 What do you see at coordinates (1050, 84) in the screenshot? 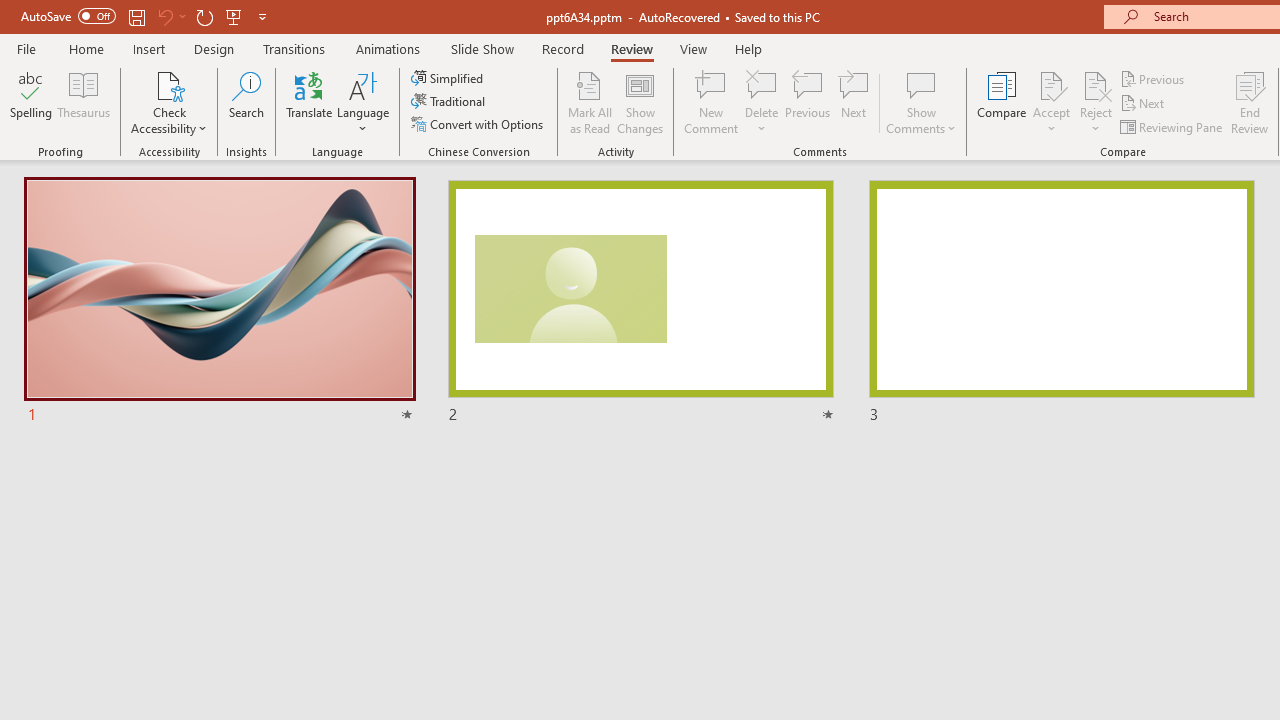
I see `'Accept Change'` at bounding box center [1050, 84].